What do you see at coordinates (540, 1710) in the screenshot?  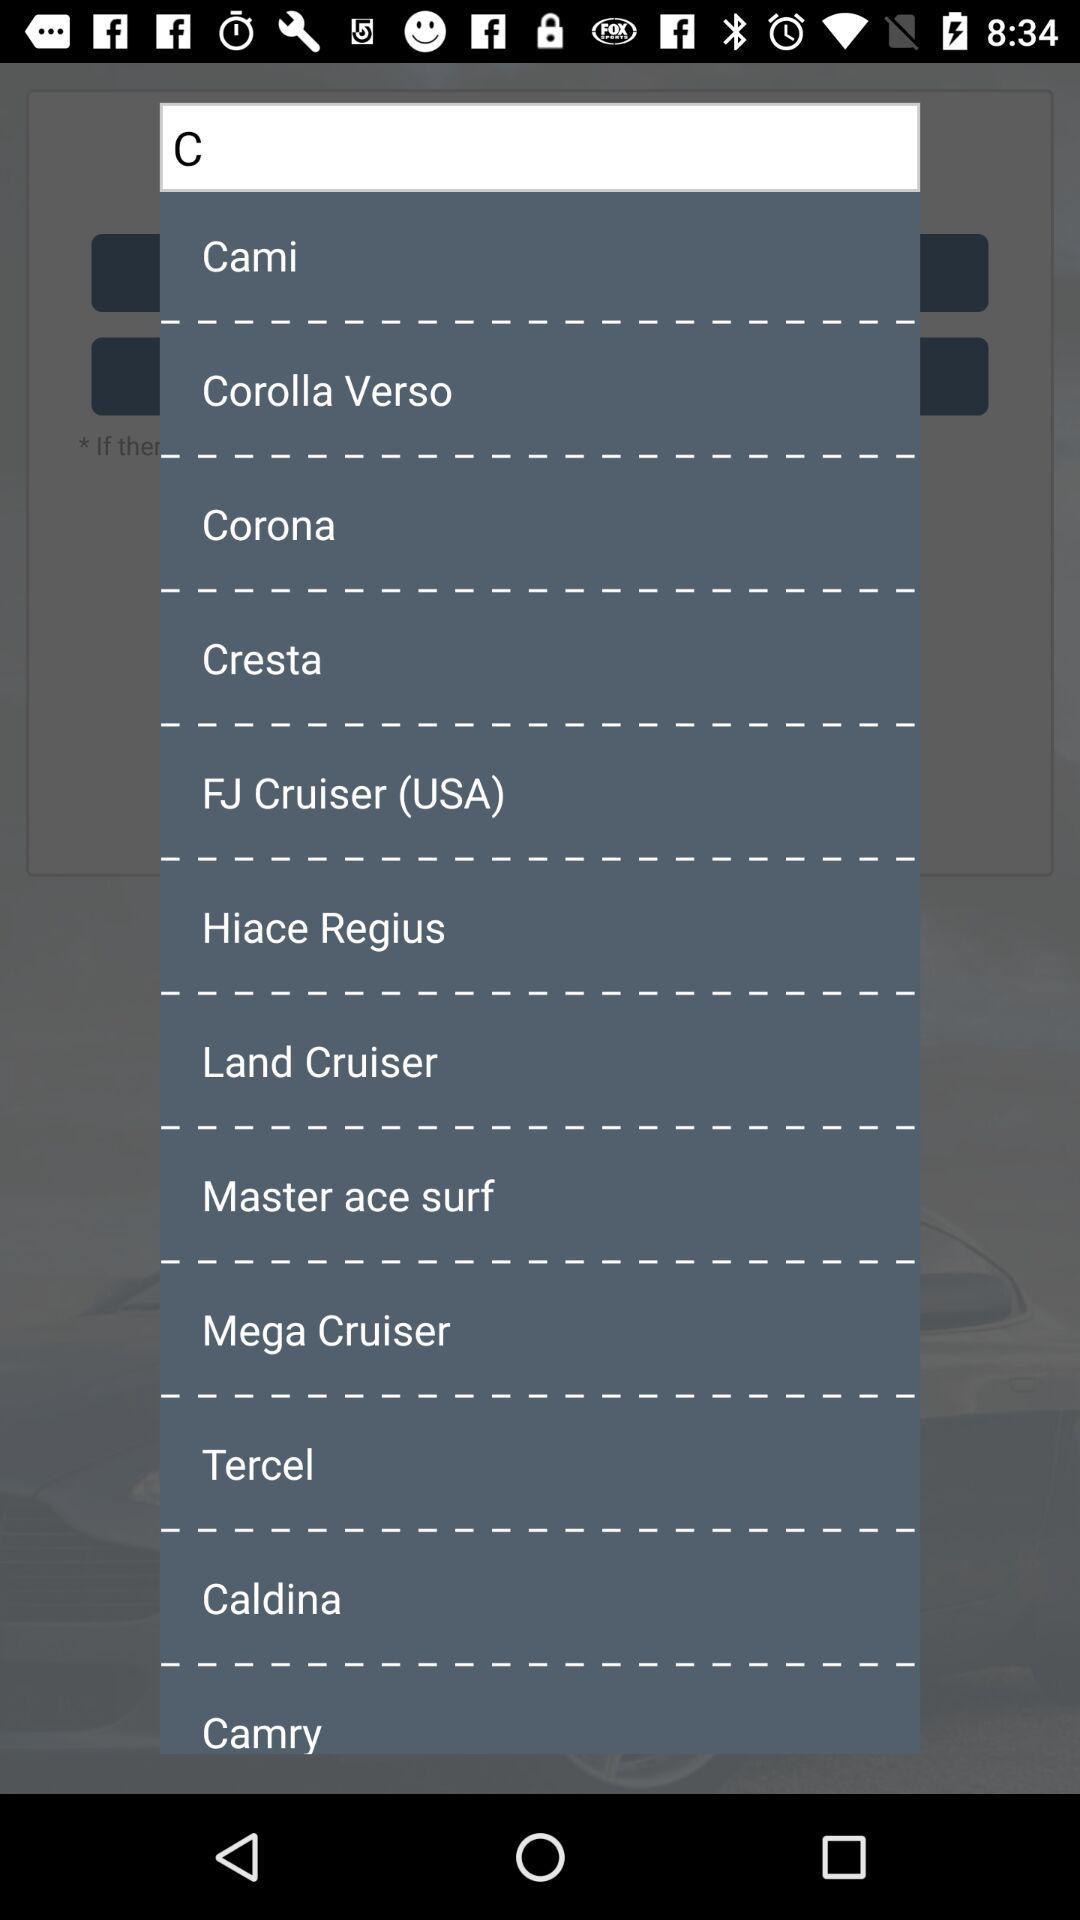 I see `camry` at bounding box center [540, 1710].